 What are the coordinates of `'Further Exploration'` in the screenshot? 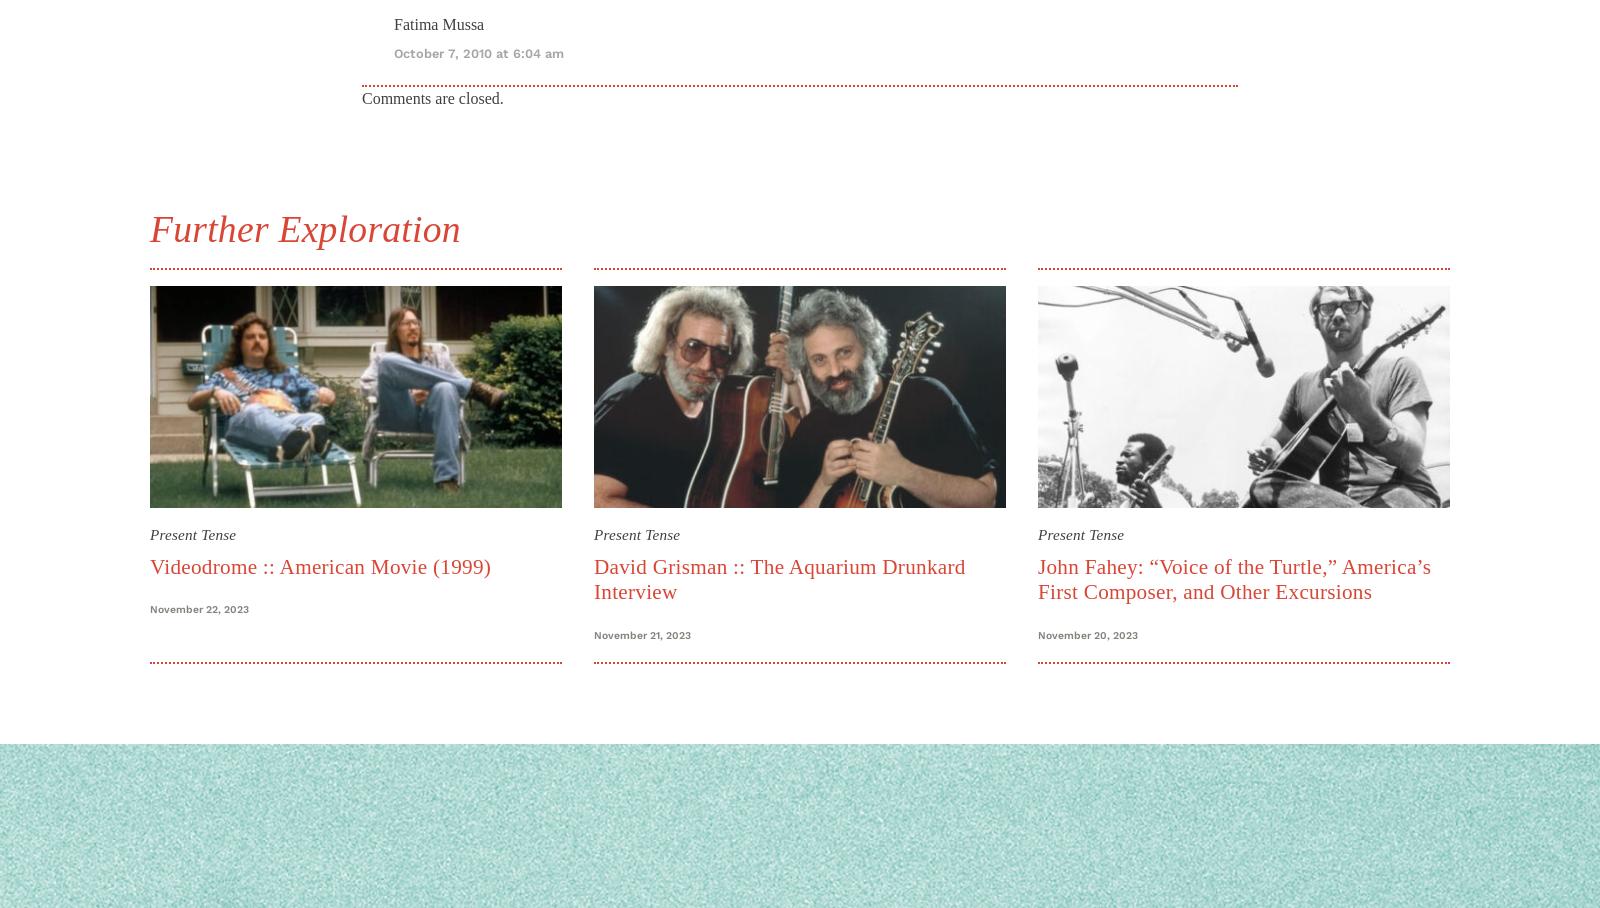 It's located at (304, 227).